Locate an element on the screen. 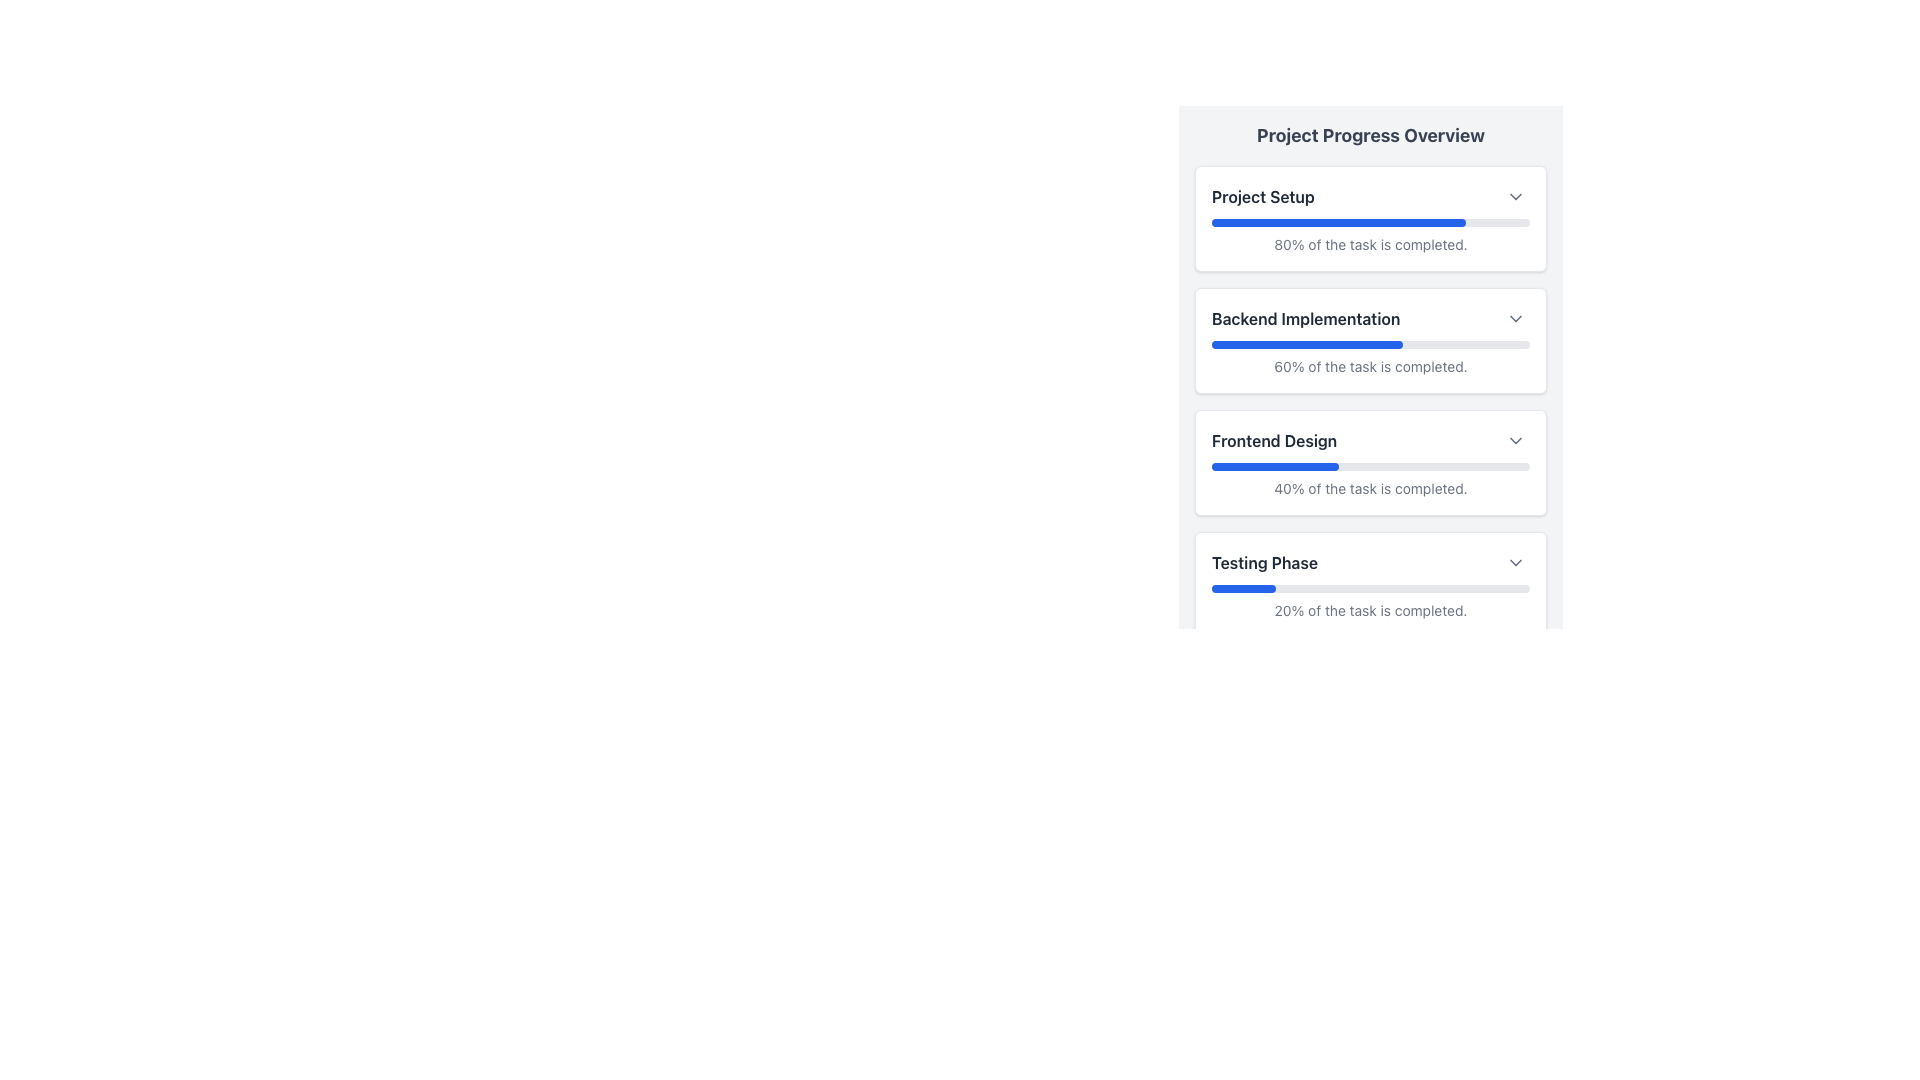 This screenshot has height=1080, width=1920. the chevron icon located on the right side of the row for 'Frontend Design' is located at coordinates (1516, 439).